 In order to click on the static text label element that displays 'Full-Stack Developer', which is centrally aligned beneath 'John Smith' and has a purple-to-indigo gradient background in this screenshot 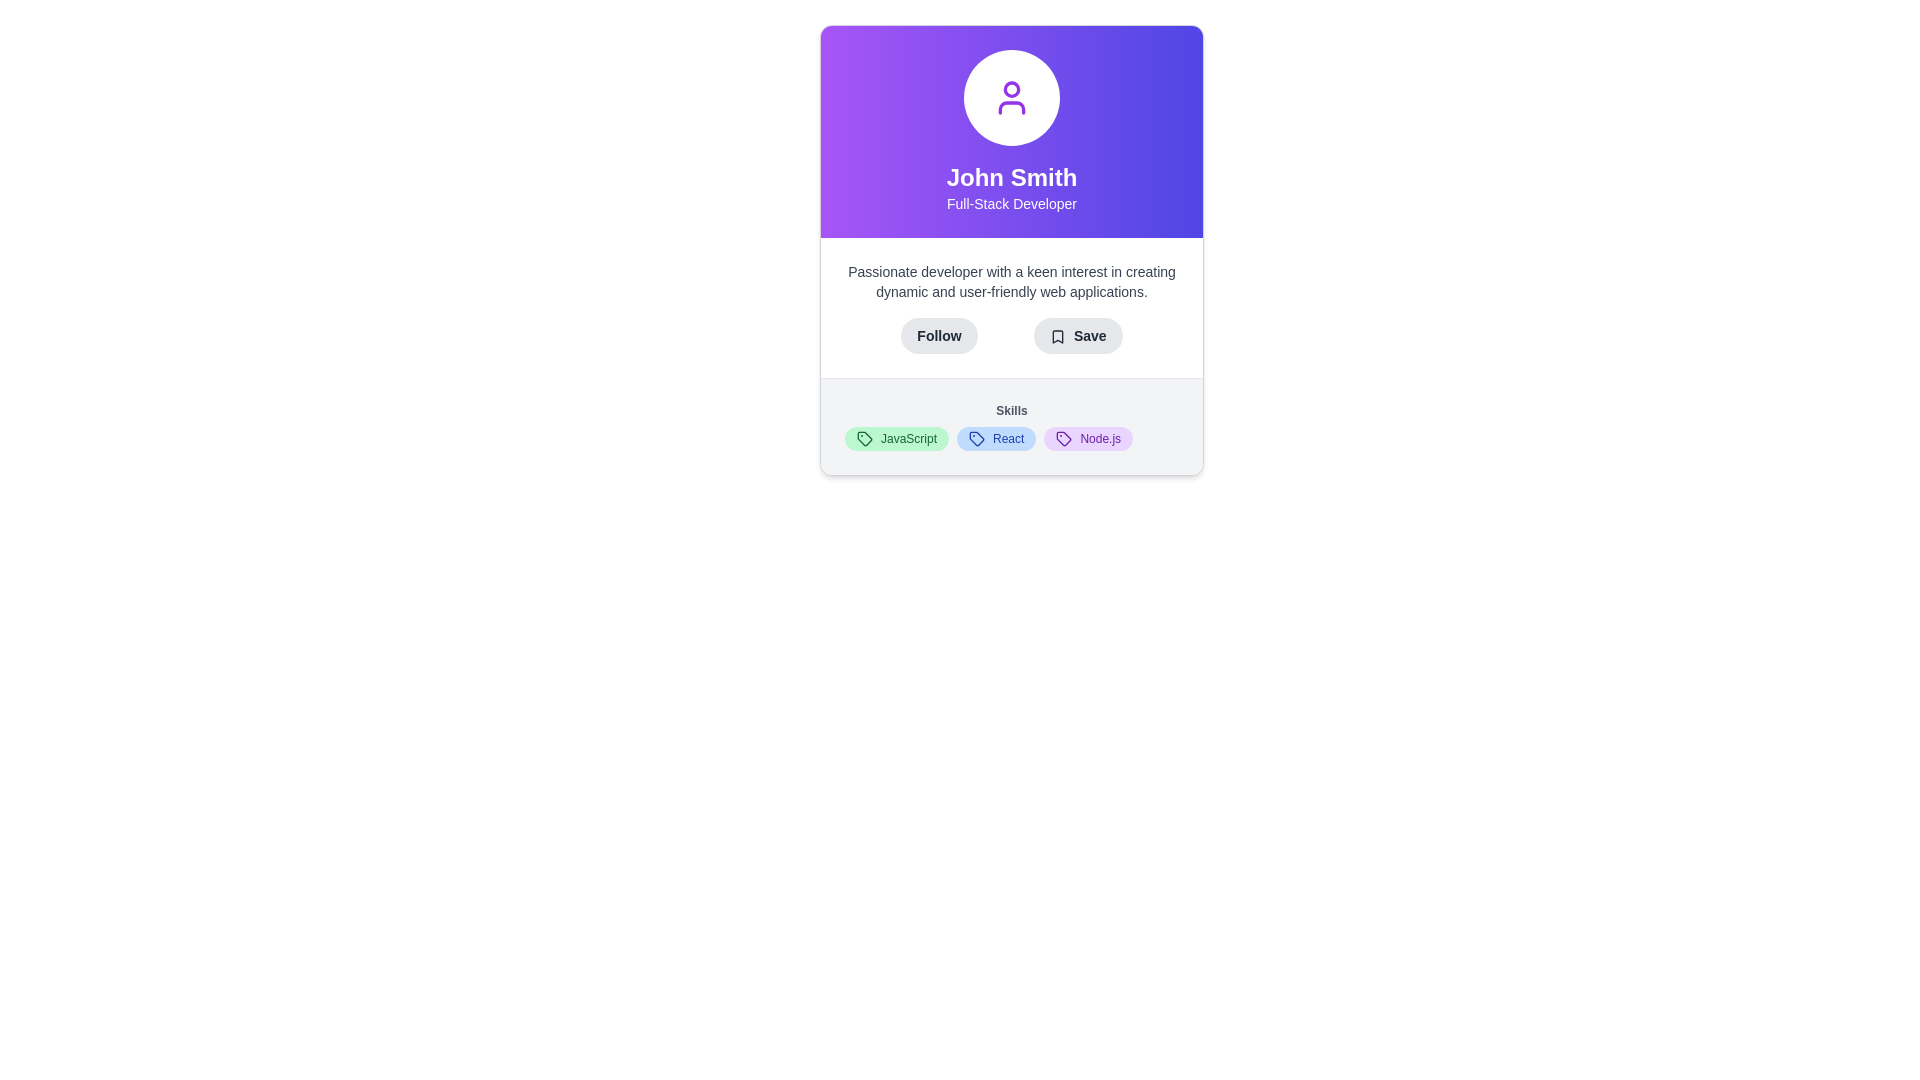, I will do `click(1012, 204)`.